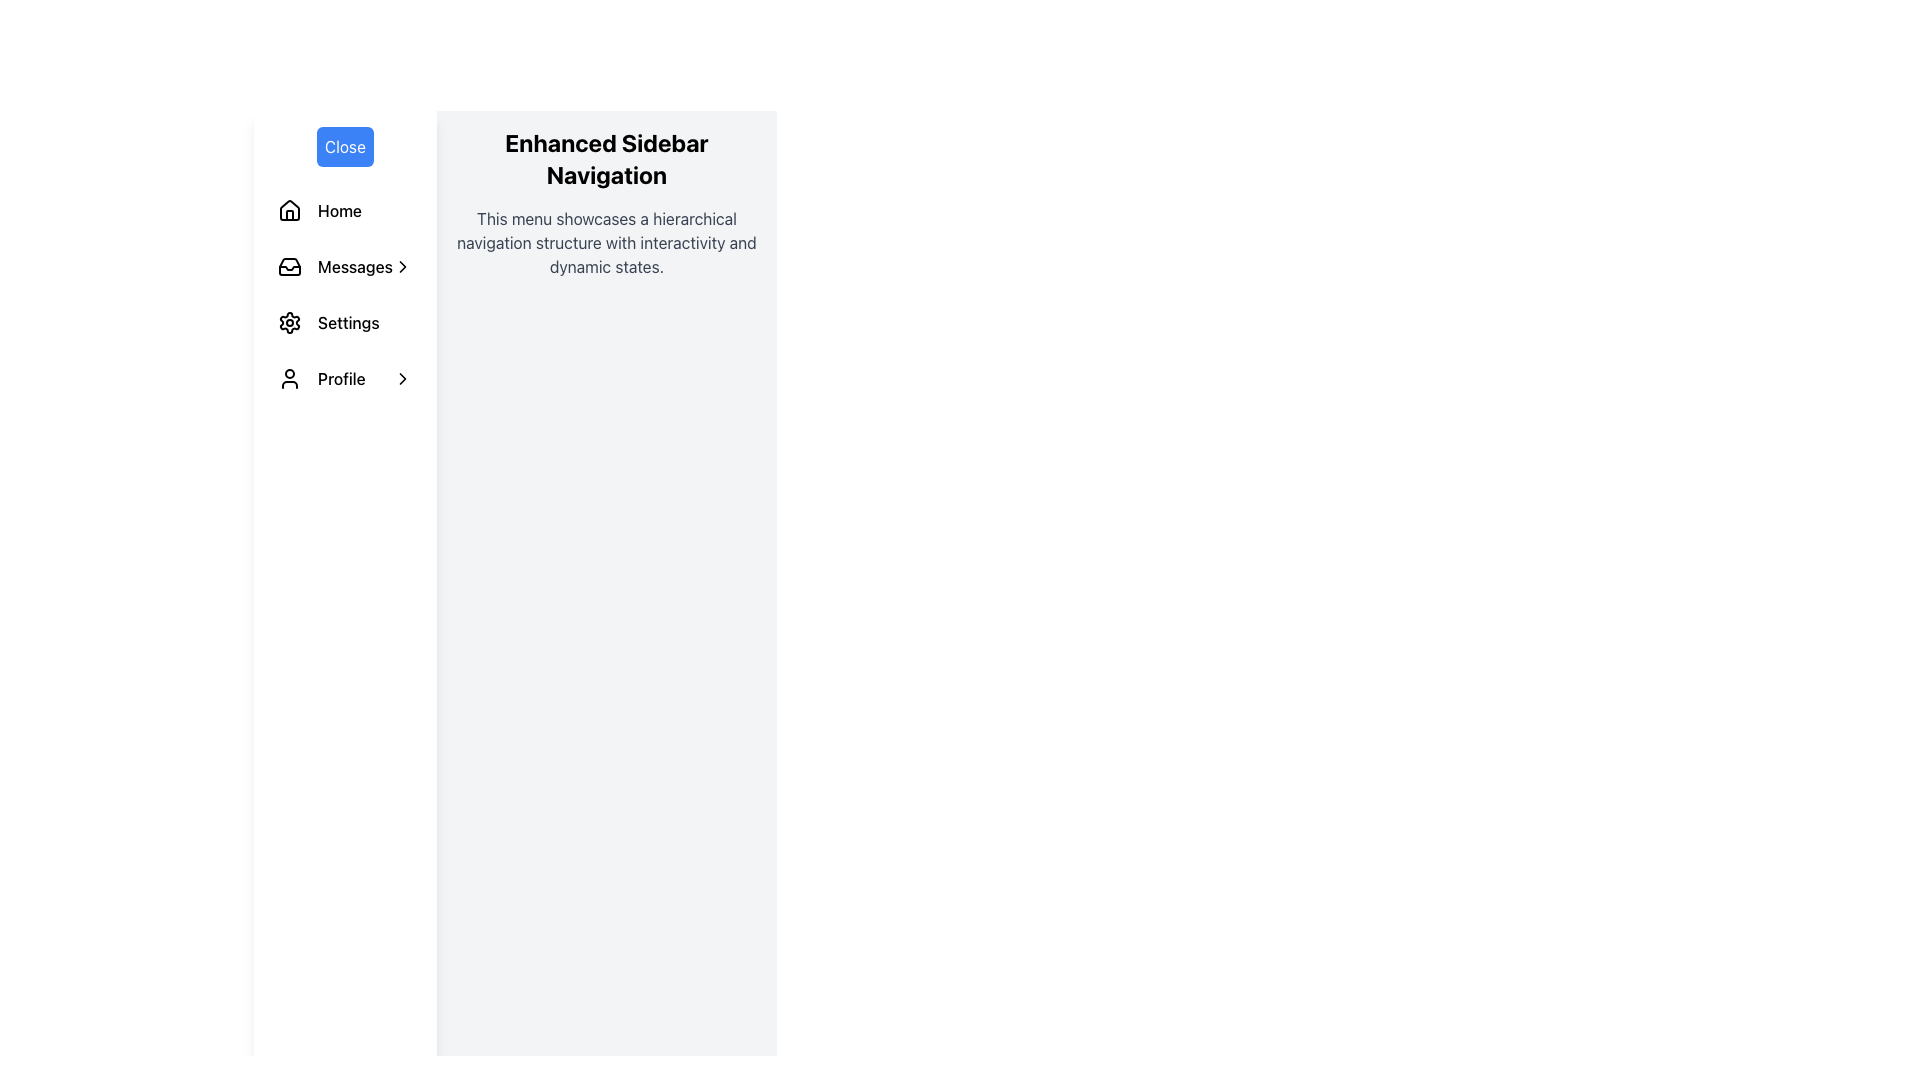 This screenshot has height=1080, width=1920. What do you see at coordinates (355, 265) in the screenshot?
I see `text displayed in the 'Messages' text label located in the sidebar navigation menu` at bounding box center [355, 265].